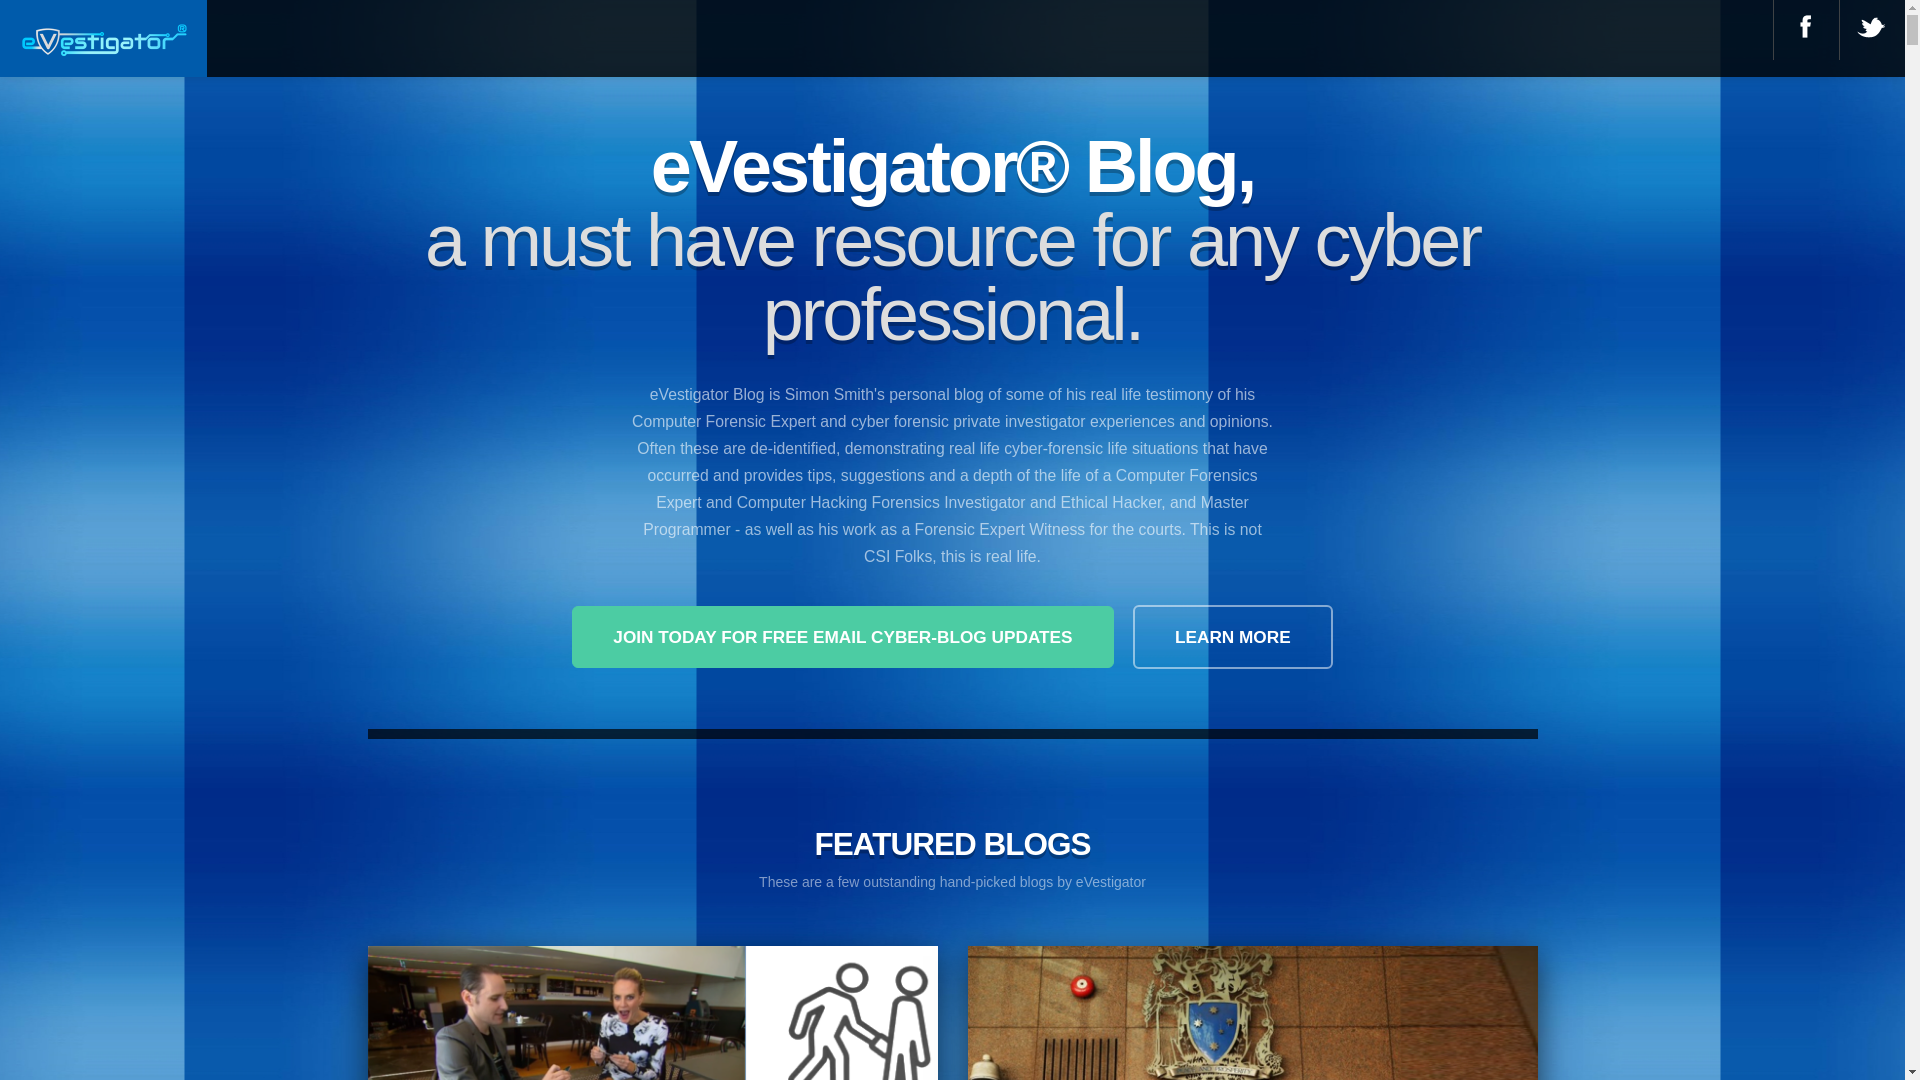 The width and height of the screenshot is (1920, 1080). Describe the element at coordinates (1801, 26) in the screenshot. I see `'@ Facebook'` at that location.